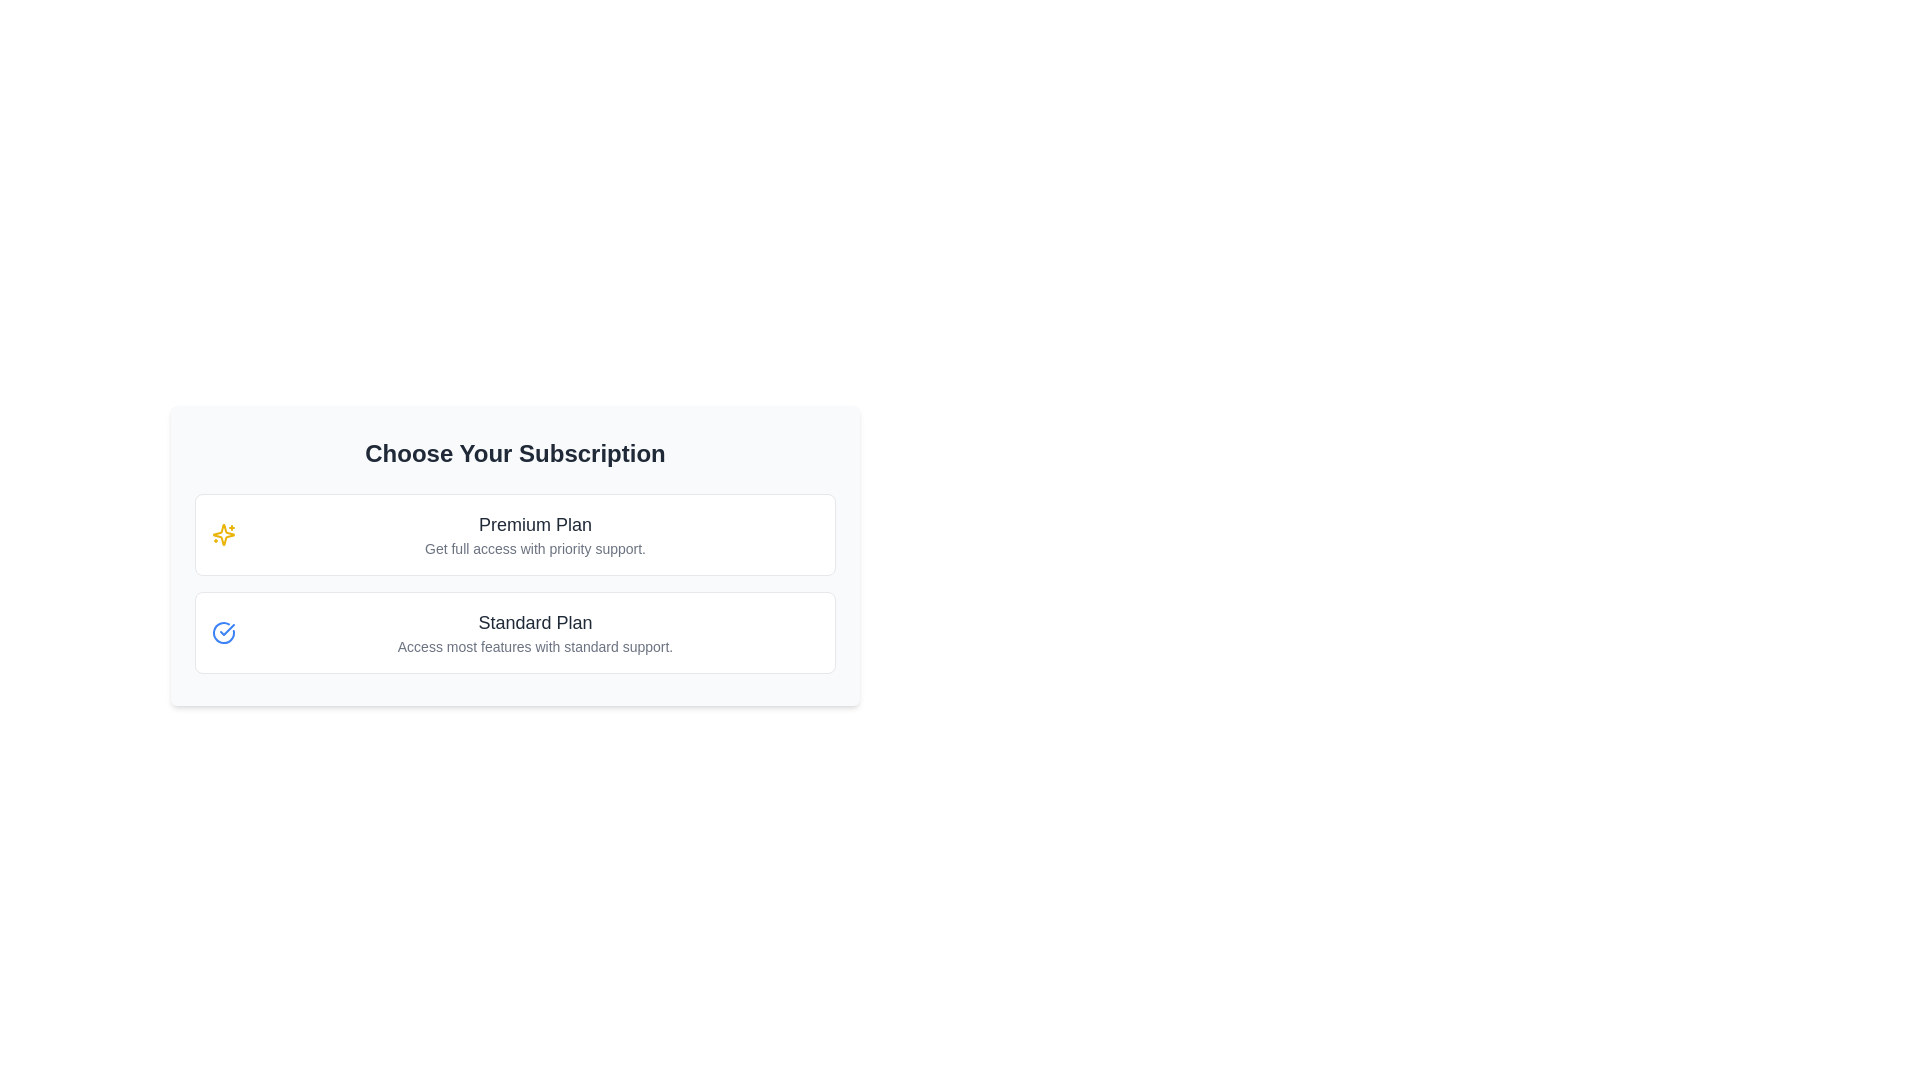  I want to click on the informational text element titled 'Standard Plan', so click(535, 632).